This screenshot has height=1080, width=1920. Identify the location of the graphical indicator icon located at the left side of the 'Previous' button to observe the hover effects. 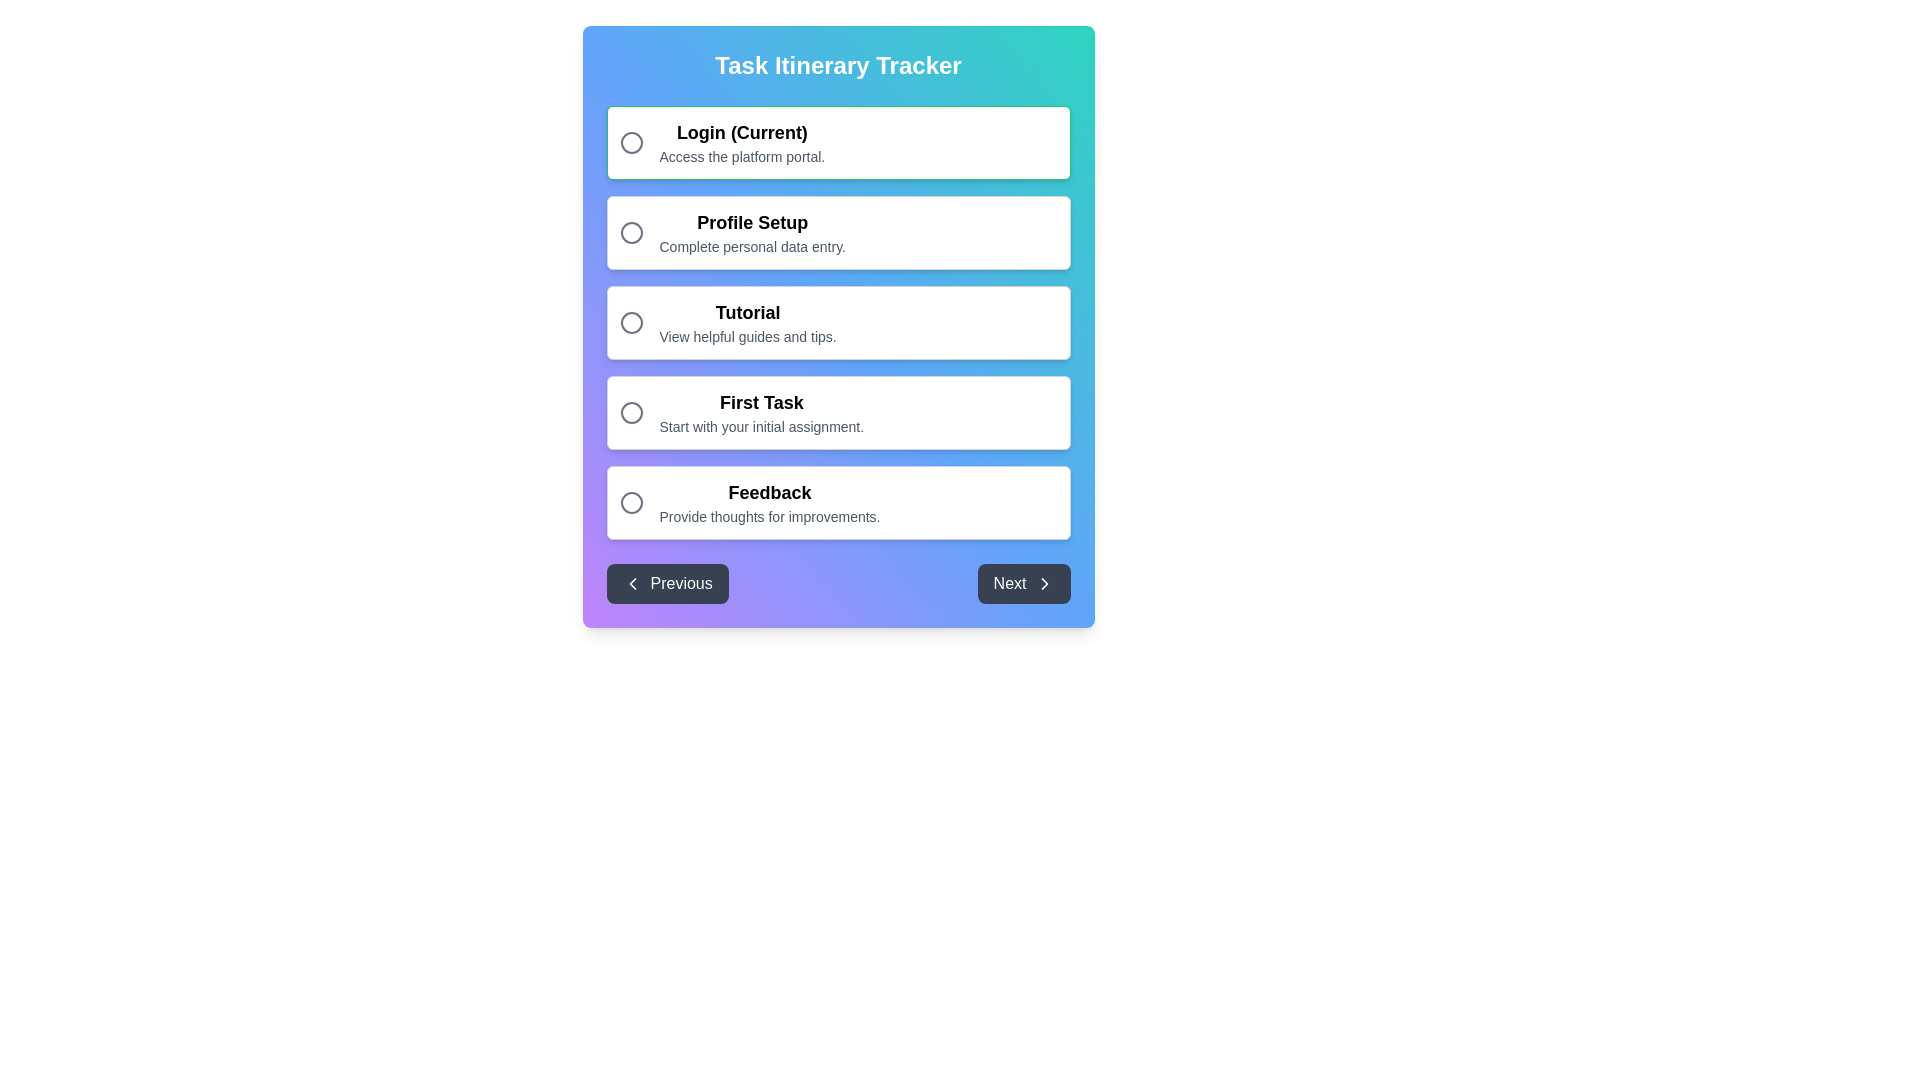
(631, 583).